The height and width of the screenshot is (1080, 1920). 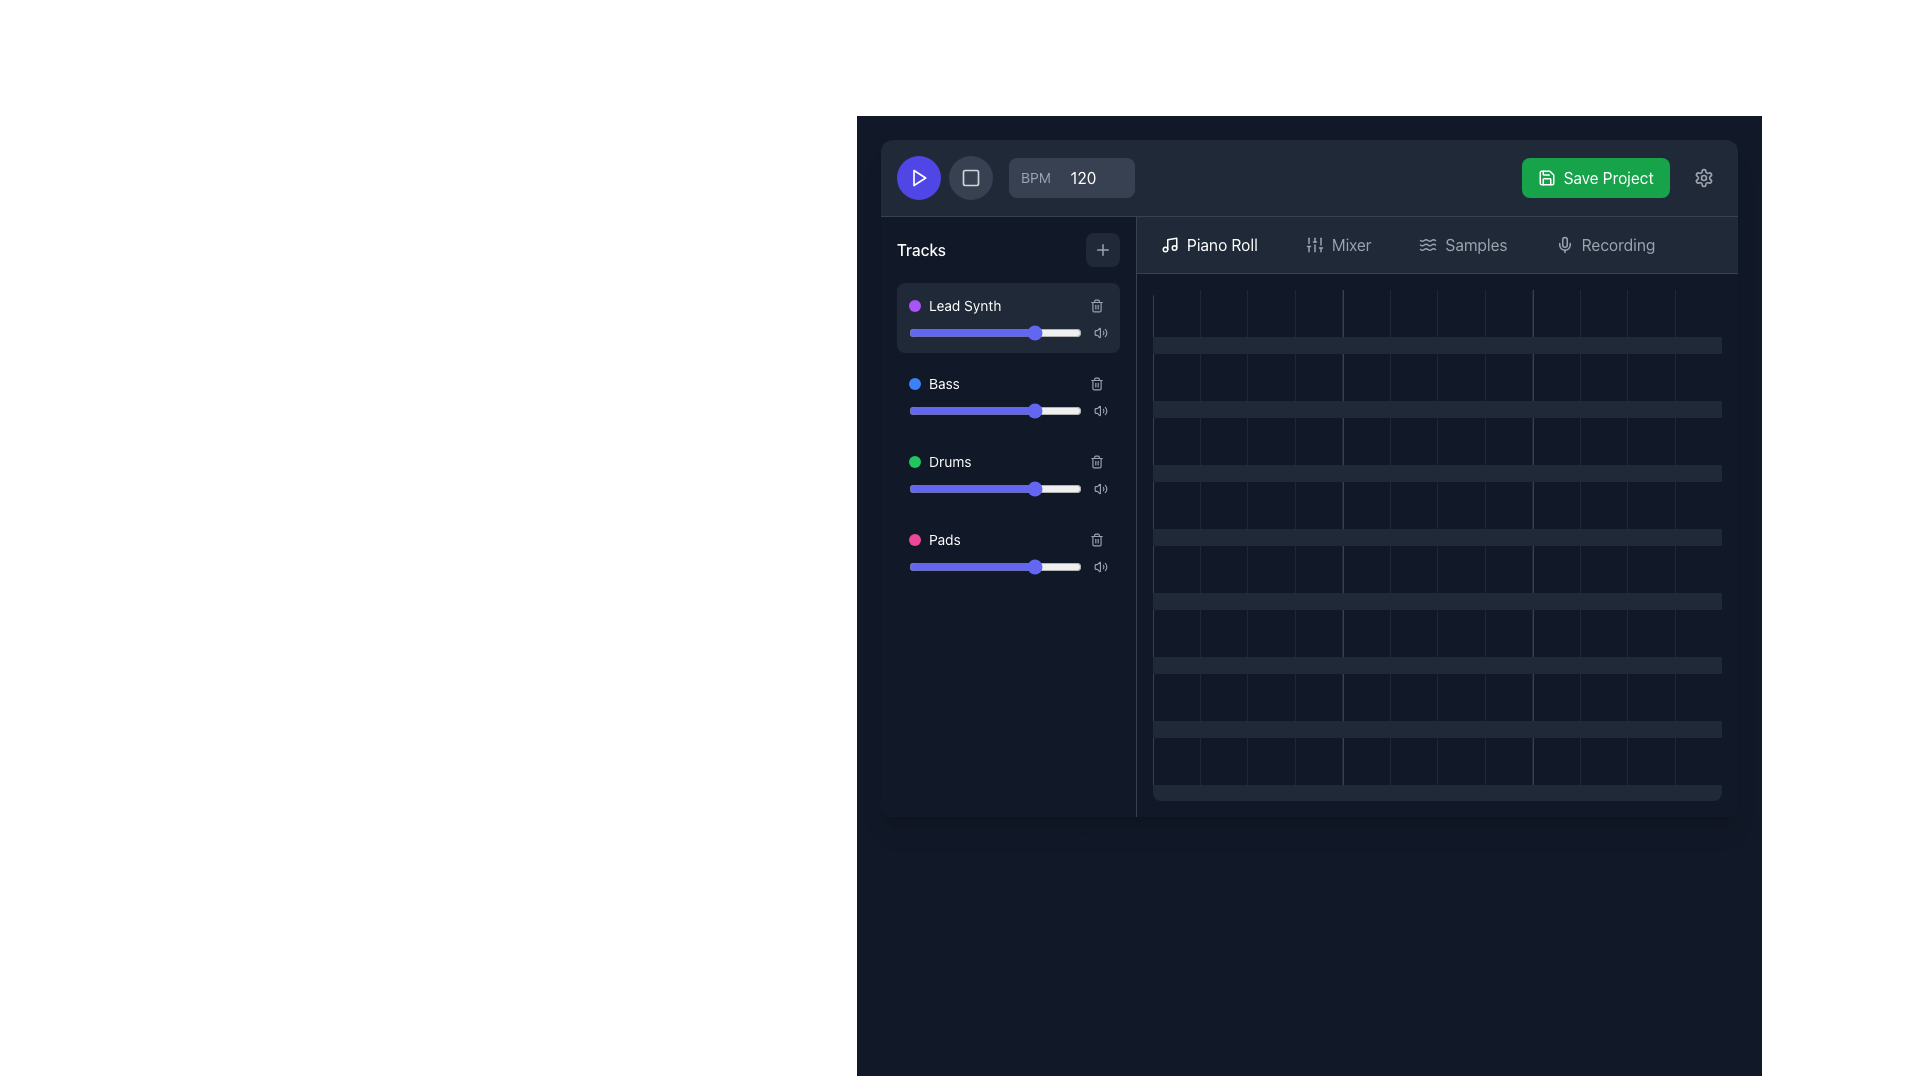 What do you see at coordinates (1270, 696) in the screenshot?
I see `the square interactive placeholder or button located in the seventh row and third column of the grid layout` at bounding box center [1270, 696].